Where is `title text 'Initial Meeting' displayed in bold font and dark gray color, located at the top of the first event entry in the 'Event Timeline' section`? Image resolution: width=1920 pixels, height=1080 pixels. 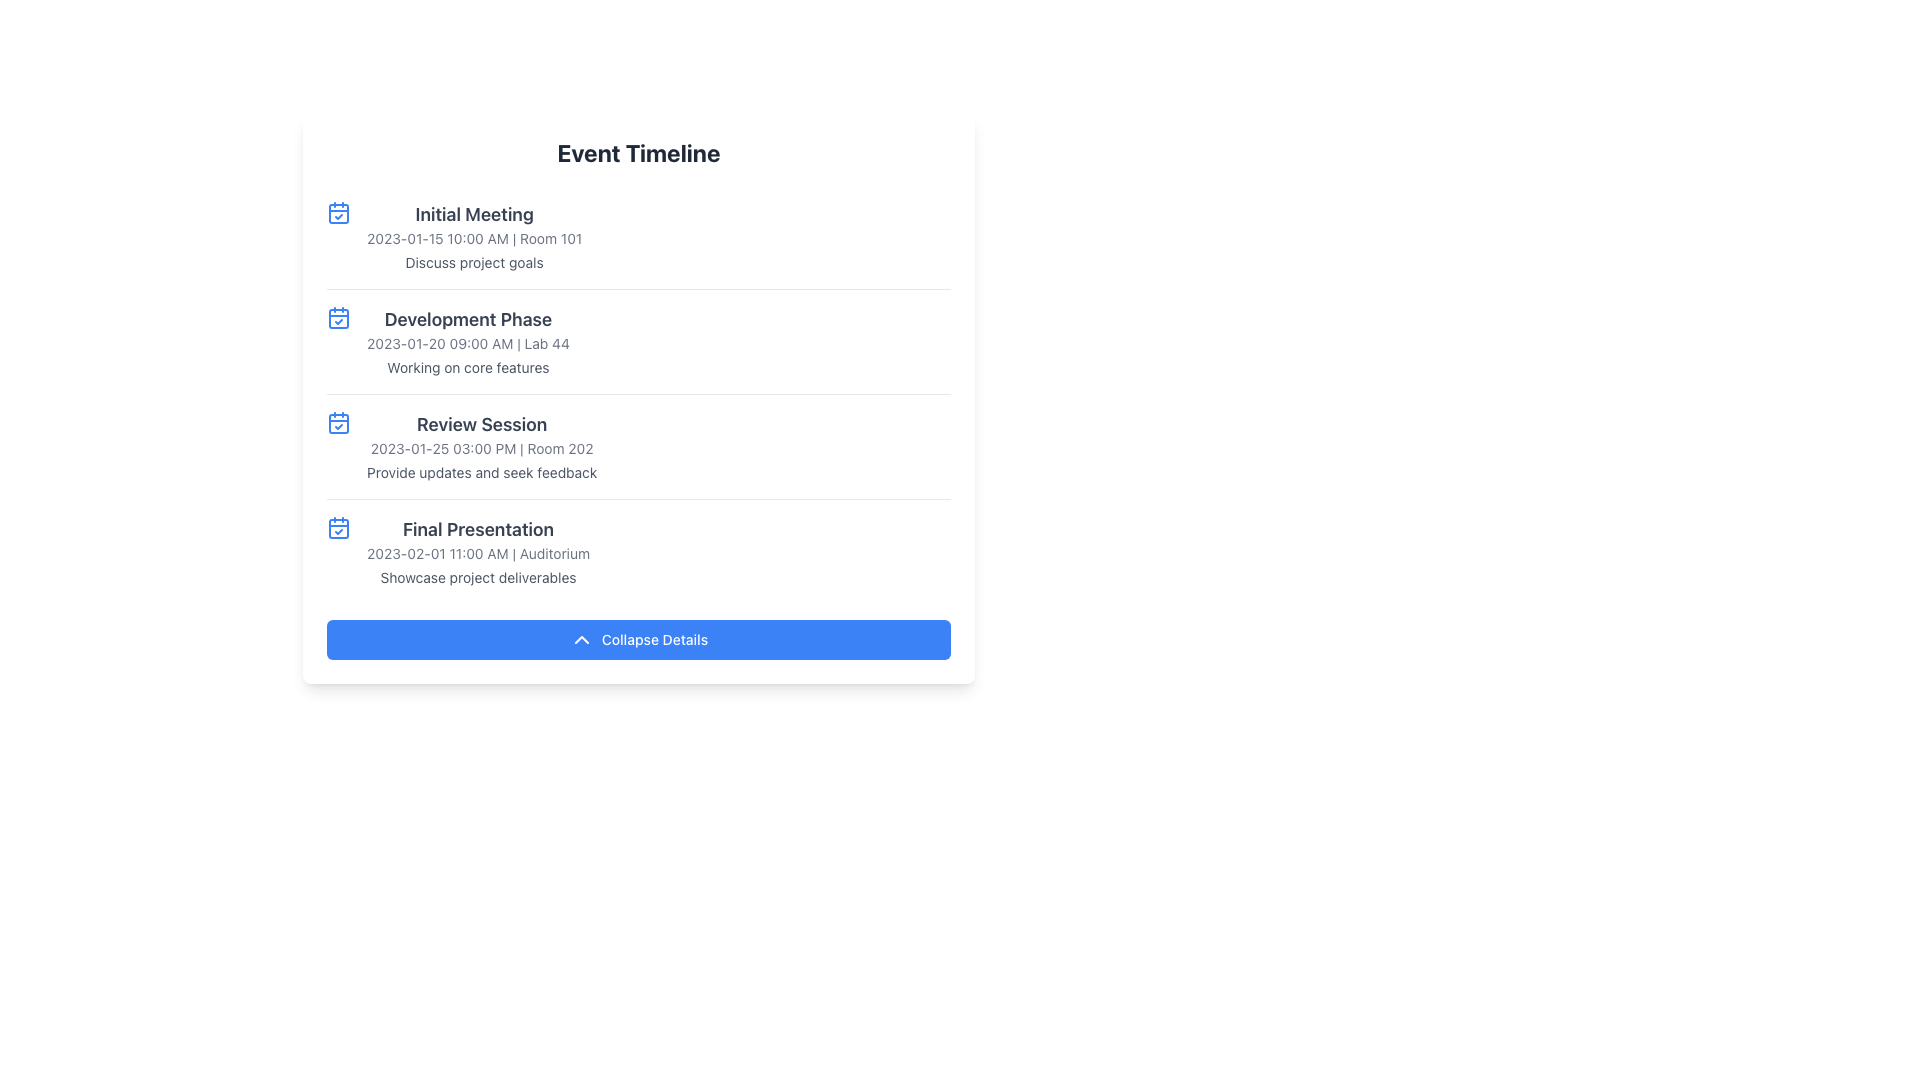
title text 'Initial Meeting' displayed in bold font and dark gray color, located at the top of the first event entry in the 'Event Timeline' section is located at coordinates (473, 215).